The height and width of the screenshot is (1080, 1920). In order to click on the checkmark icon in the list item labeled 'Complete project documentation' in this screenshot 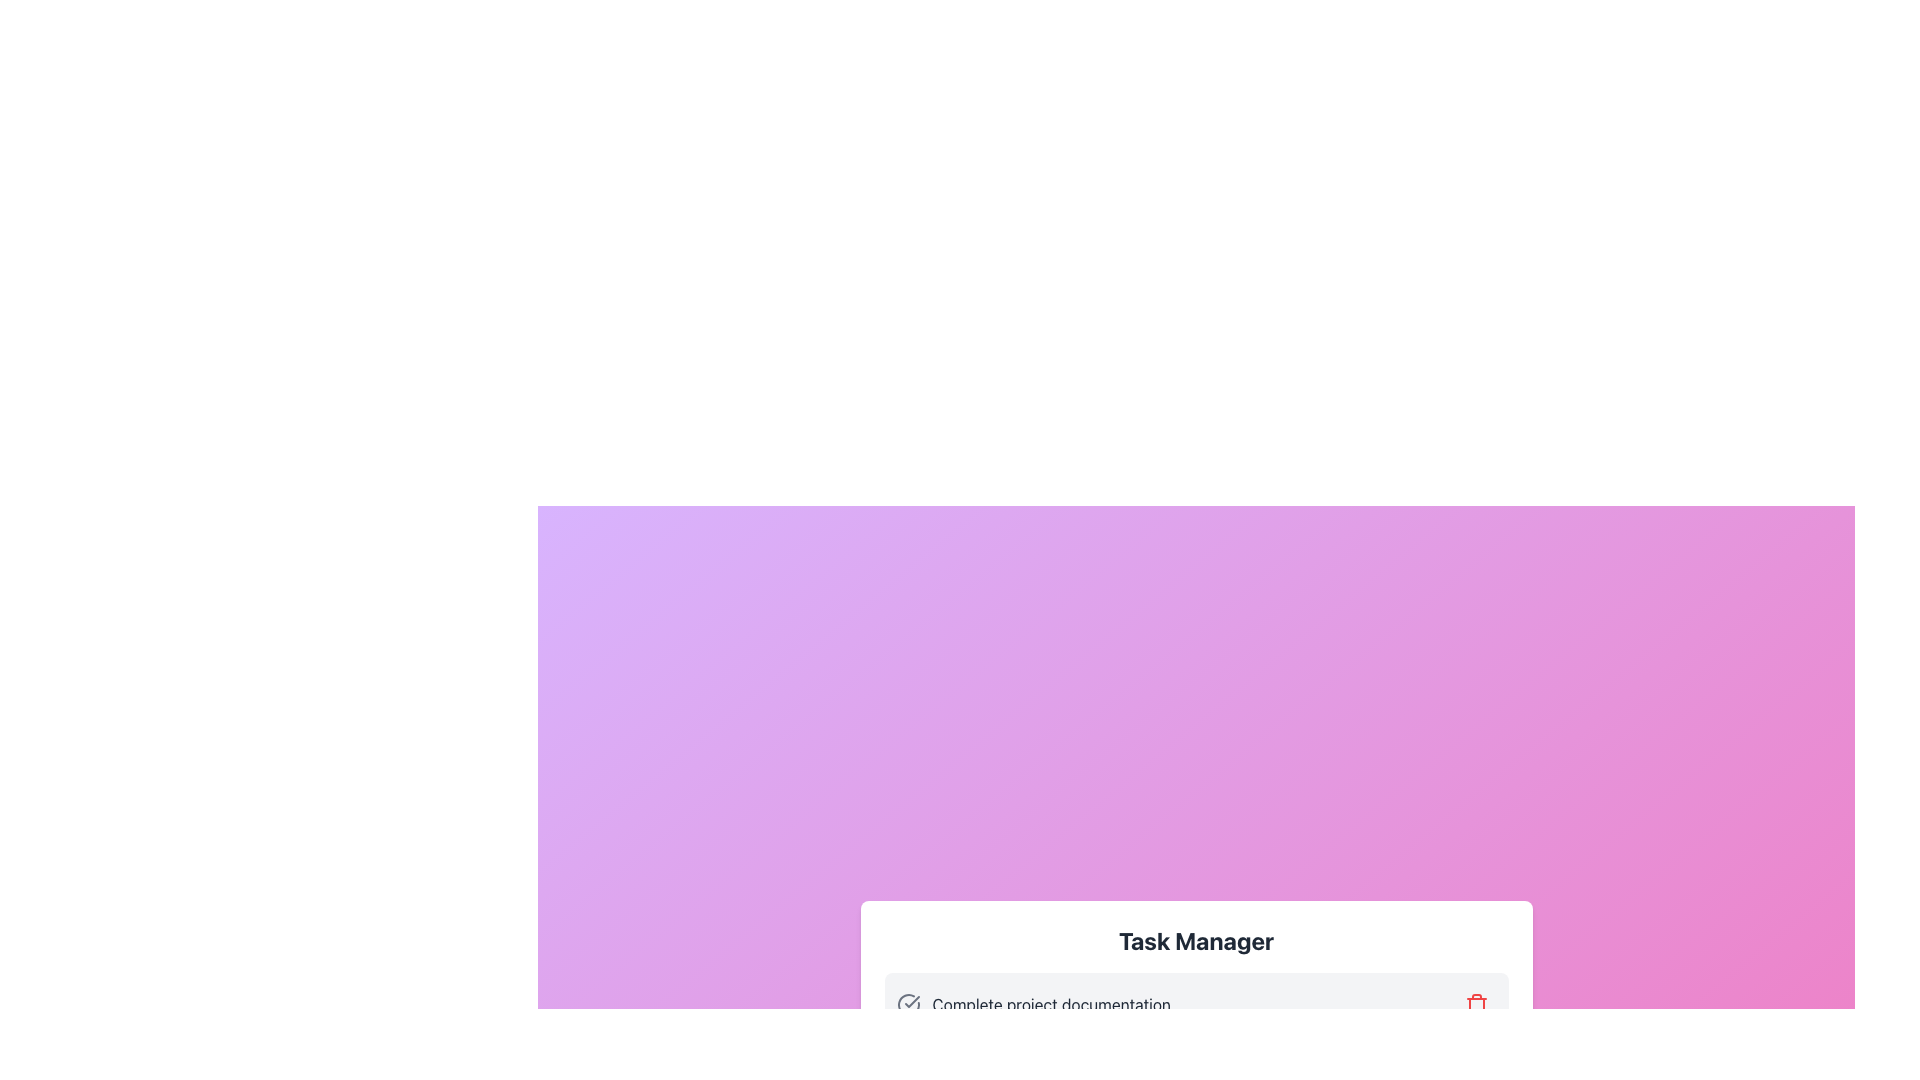, I will do `click(1033, 1005)`.